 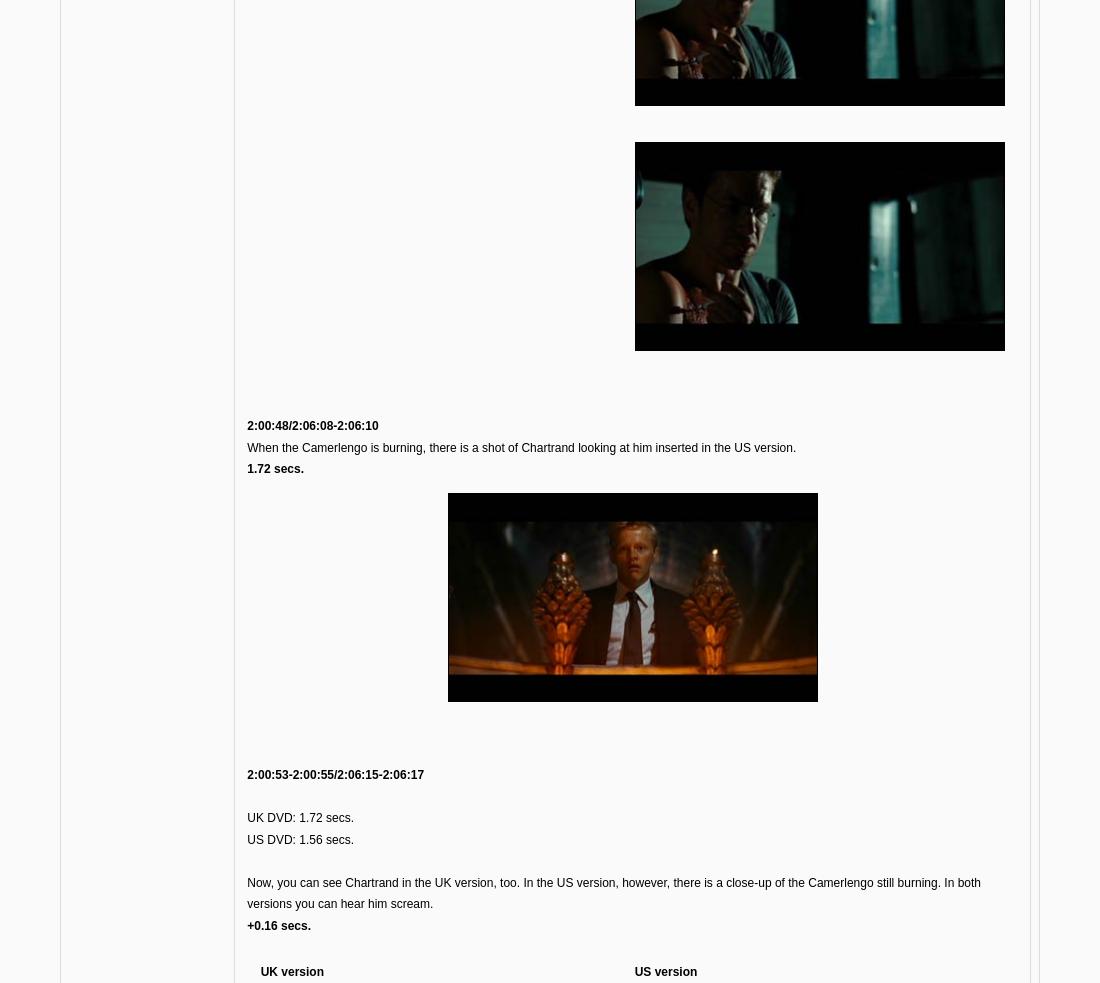 What do you see at coordinates (246, 815) in the screenshot?
I see `'UK DVD: 1.72 secs.'` at bounding box center [246, 815].